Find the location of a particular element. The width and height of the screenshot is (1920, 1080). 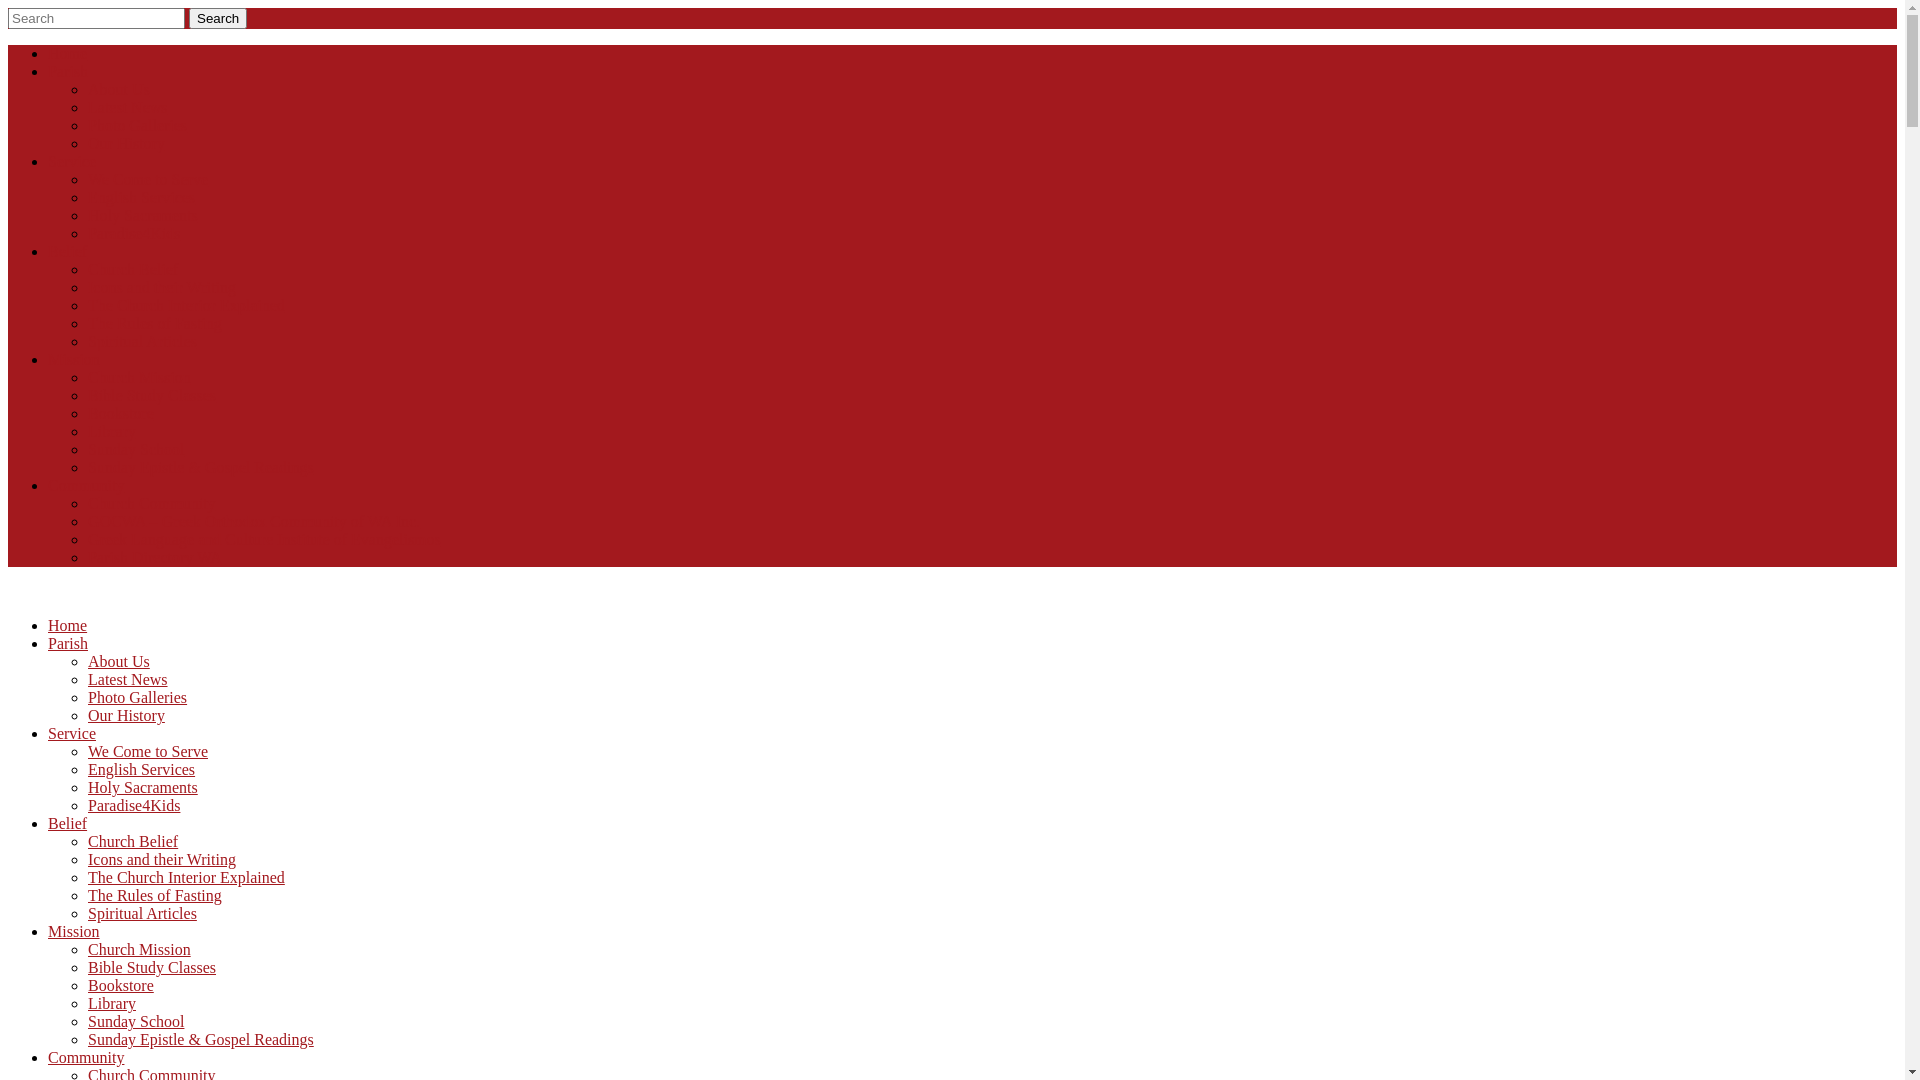

'Church Mission' is located at coordinates (138, 948).